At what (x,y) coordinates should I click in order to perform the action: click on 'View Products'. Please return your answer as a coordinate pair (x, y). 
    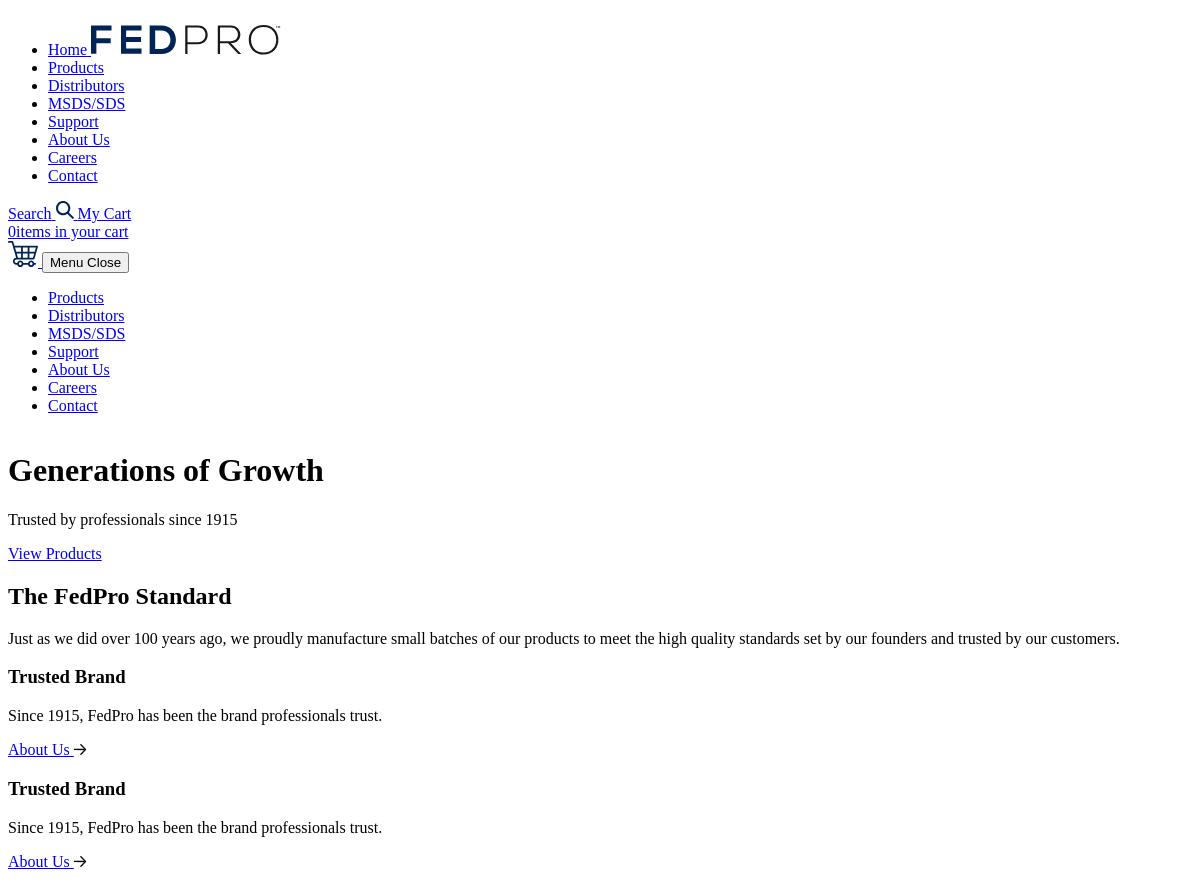
    Looking at the image, I should click on (54, 552).